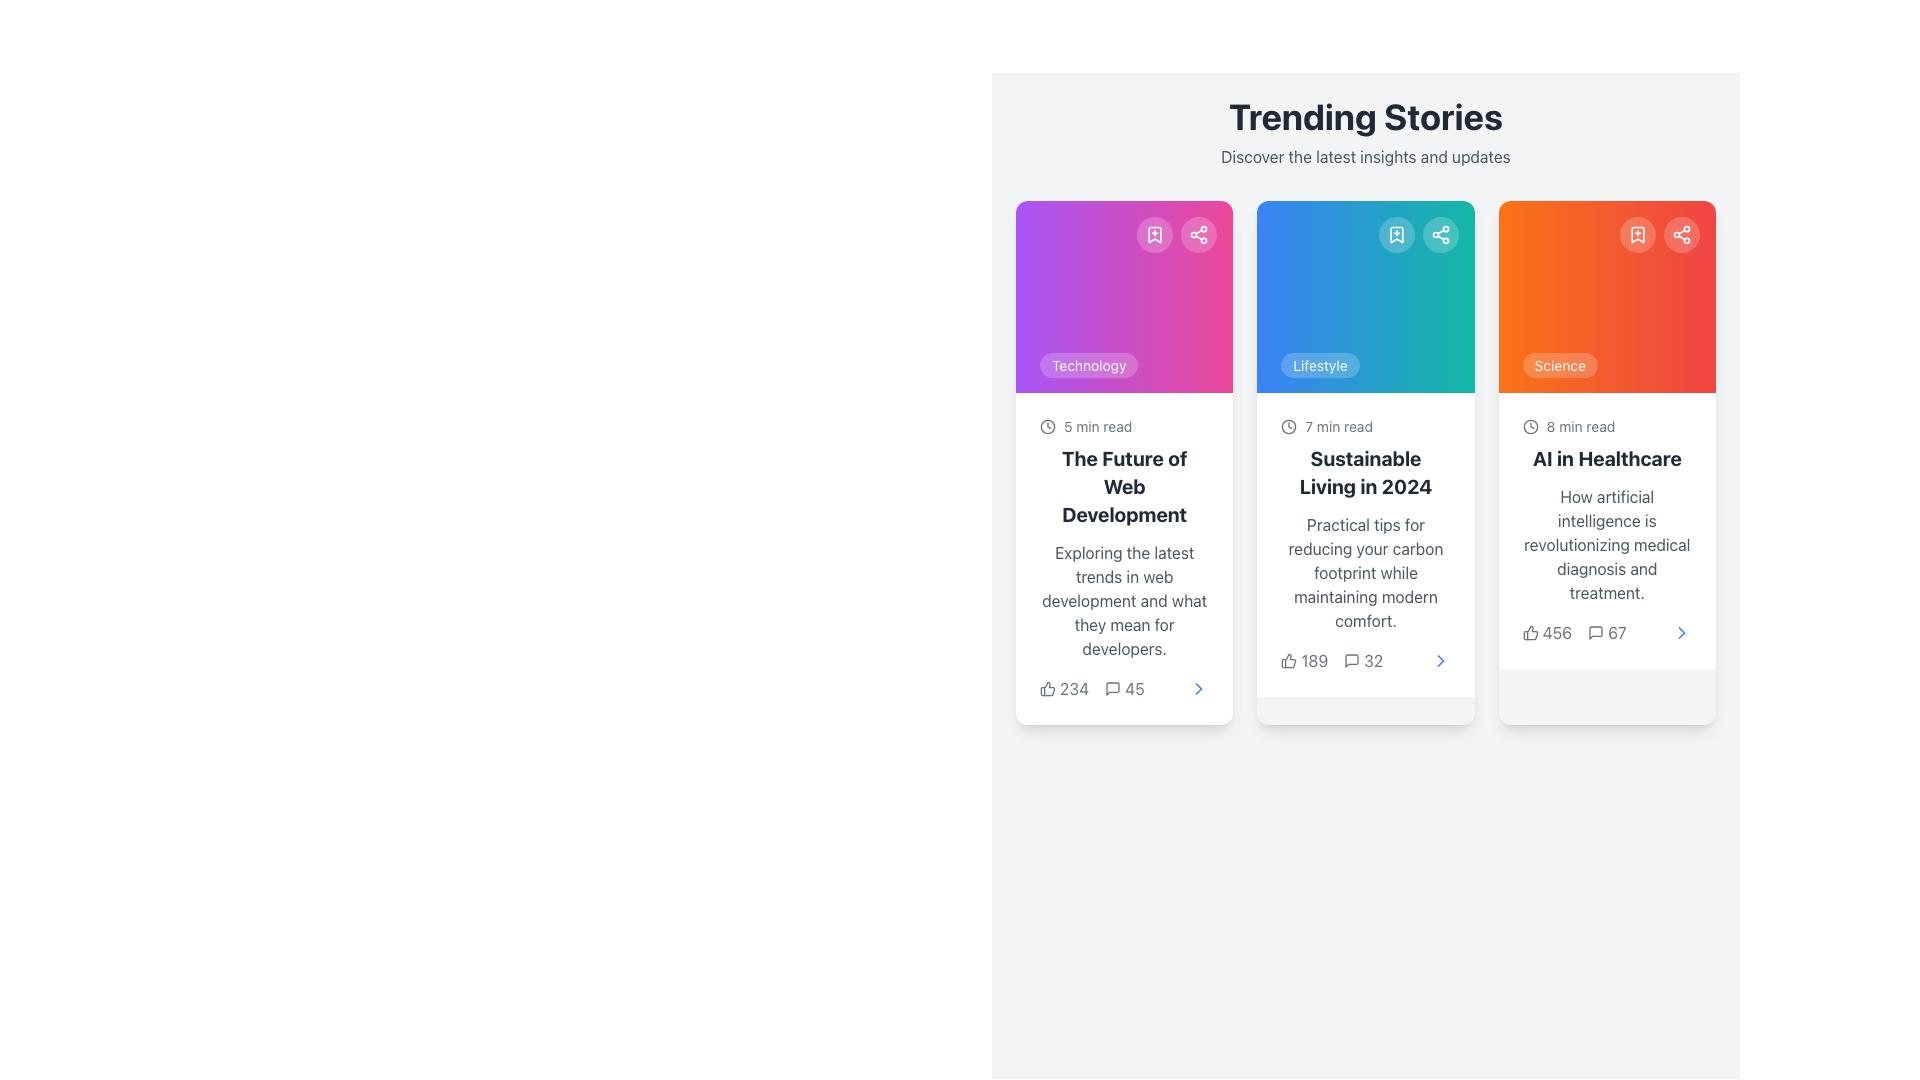 The height and width of the screenshot is (1080, 1920). I want to click on displayed interaction metrics for the post labeled 'Sustainable Living in 2024', which includes the thumbs-up icon with 189 likes and the message icon with 32 messages, so click(1332, 660).